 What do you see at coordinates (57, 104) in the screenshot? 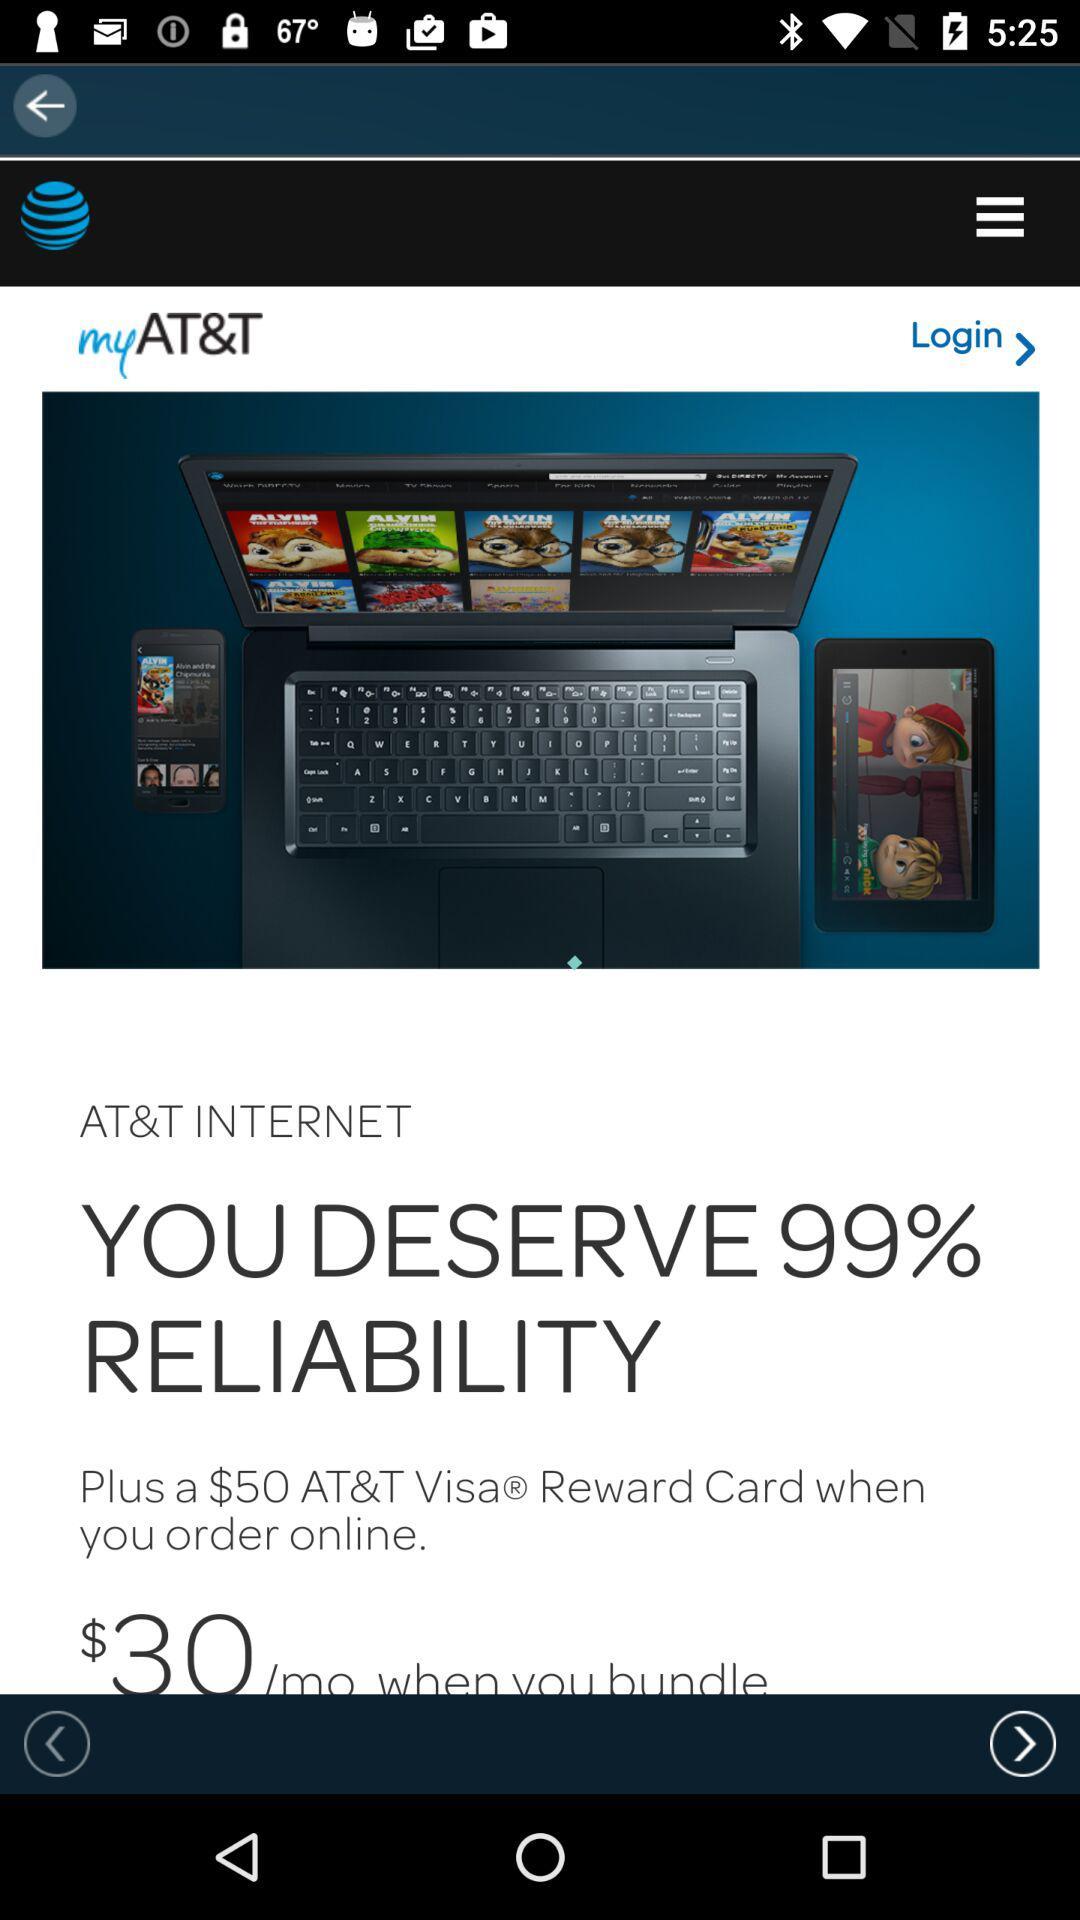
I see `the arrow_backward icon` at bounding box center [57, 104].